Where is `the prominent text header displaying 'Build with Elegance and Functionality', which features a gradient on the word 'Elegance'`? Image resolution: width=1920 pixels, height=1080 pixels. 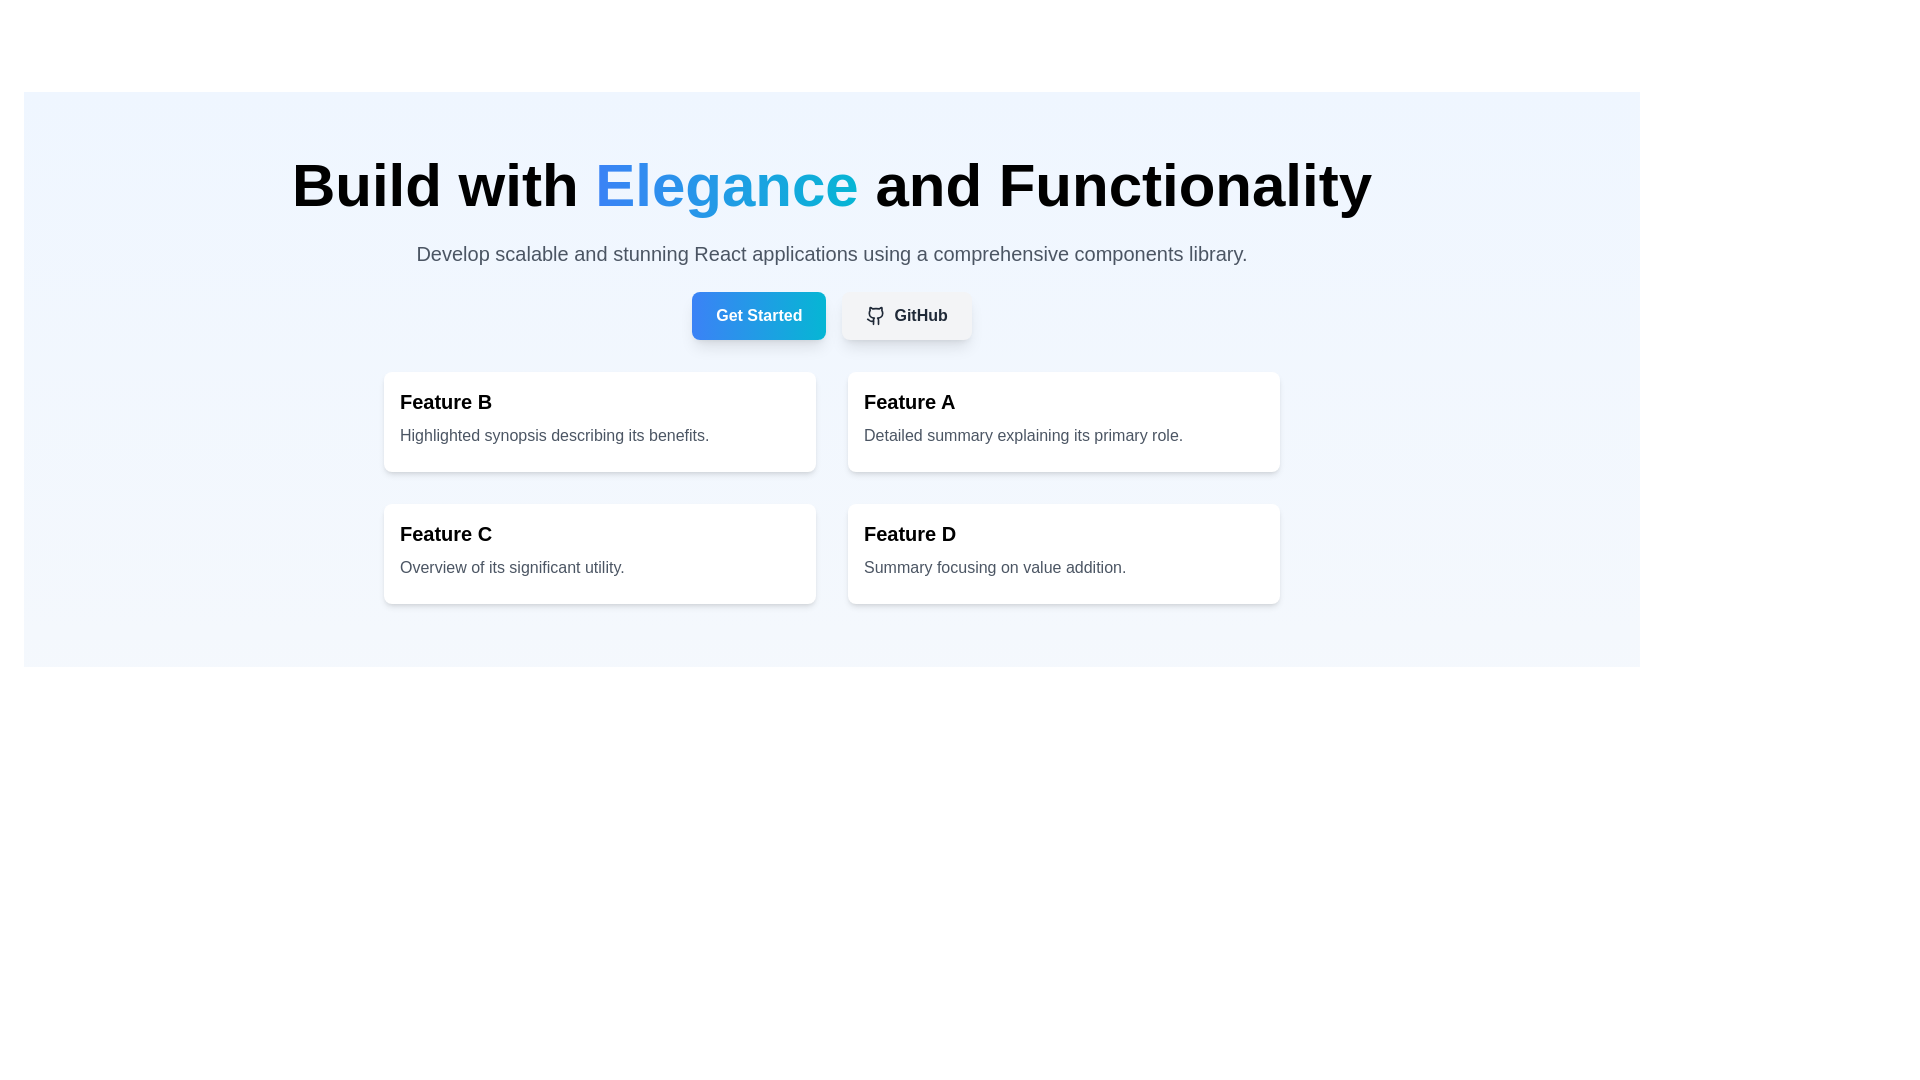
the prominent text header displaying 'Build with Elegance and Functionality', which features a gradient on the word 'Elegance' is located at coordinates (831, 185).